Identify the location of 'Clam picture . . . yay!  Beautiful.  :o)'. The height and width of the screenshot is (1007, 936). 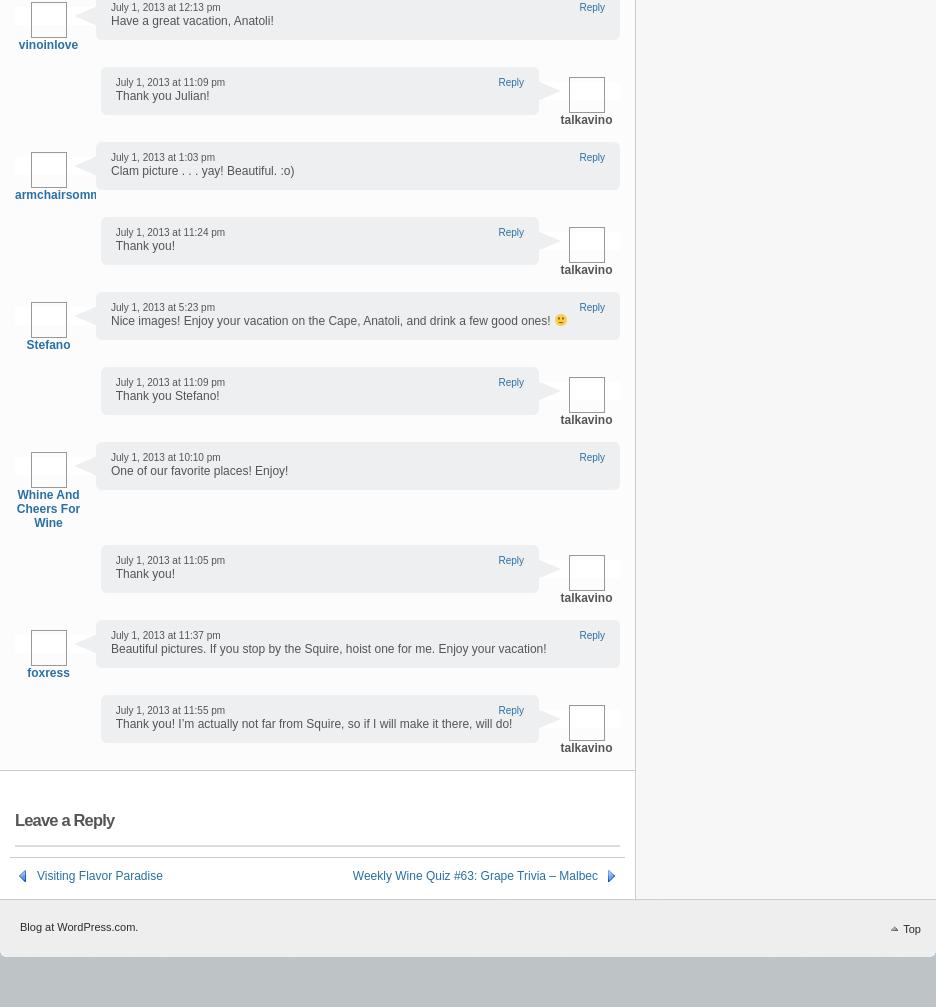
(202, 169).